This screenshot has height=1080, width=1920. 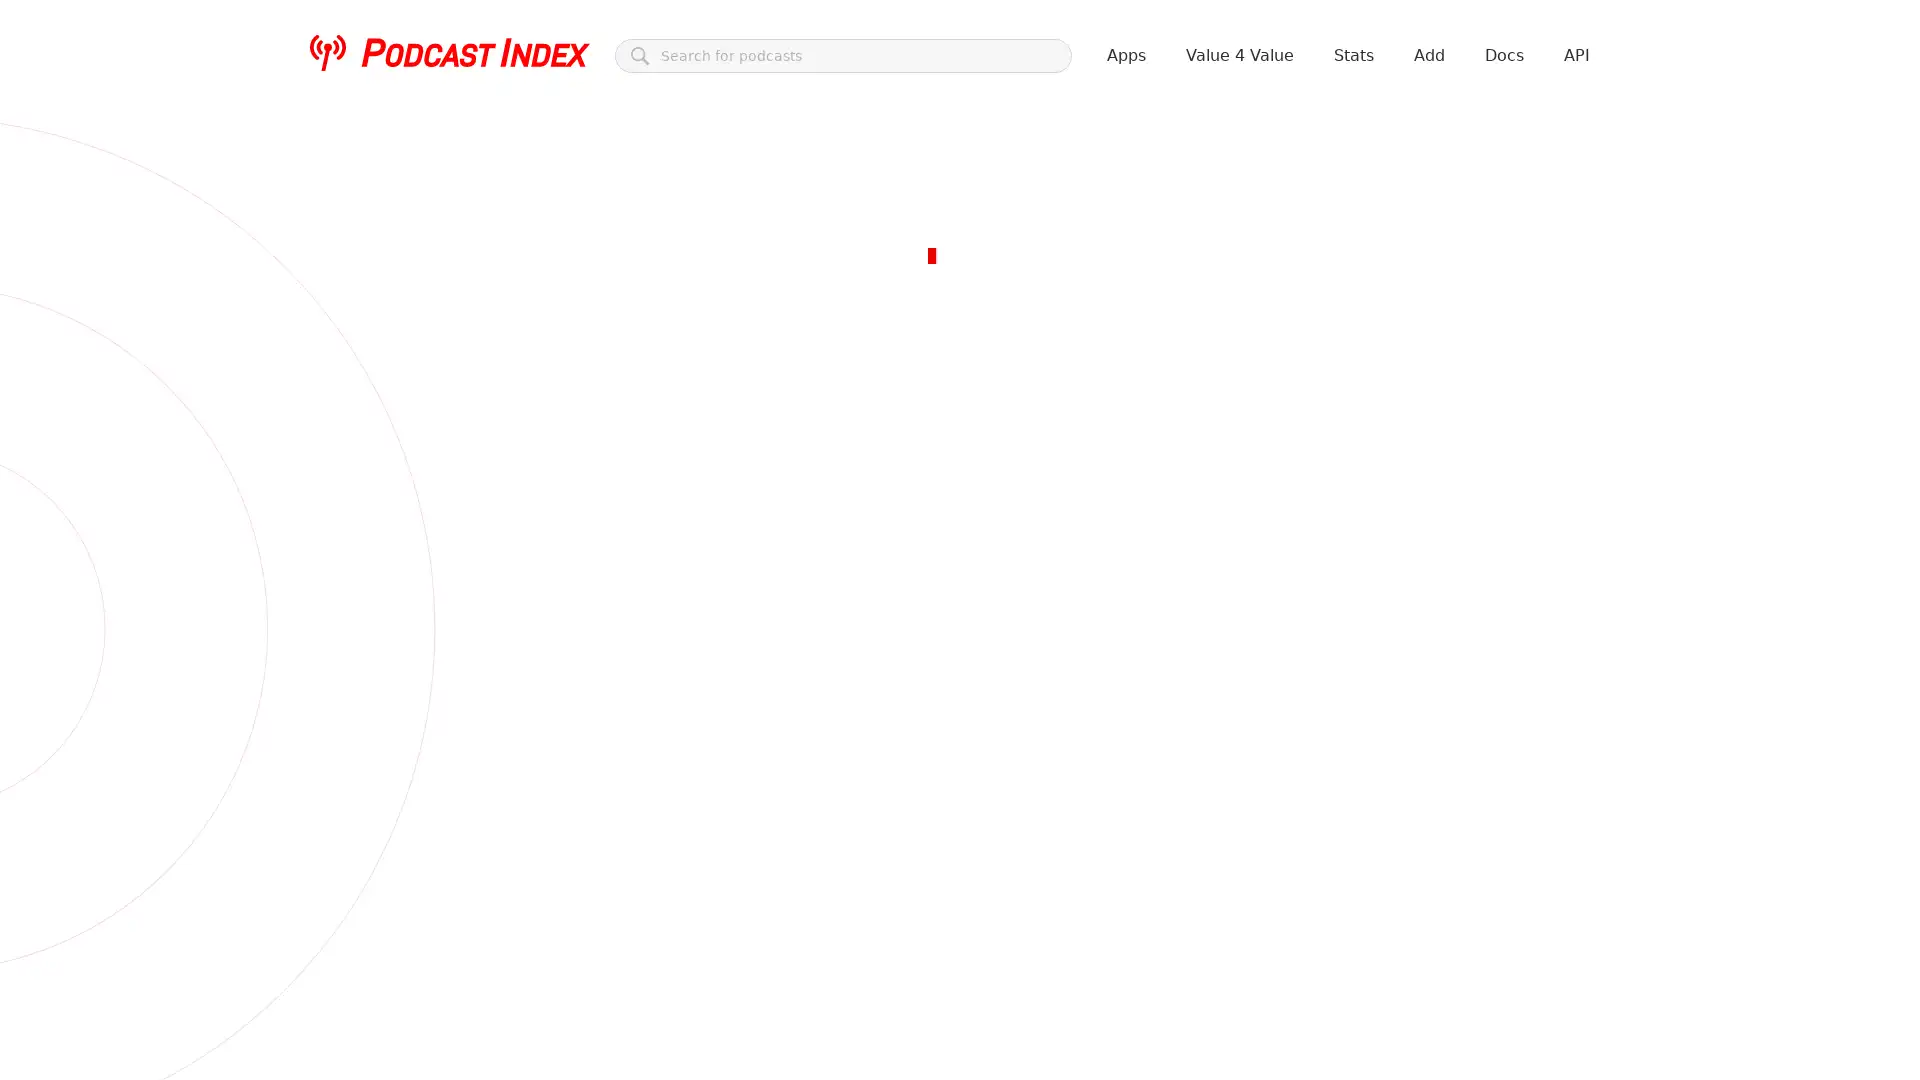 I want to click on Show All, so click(x=496, y=500).